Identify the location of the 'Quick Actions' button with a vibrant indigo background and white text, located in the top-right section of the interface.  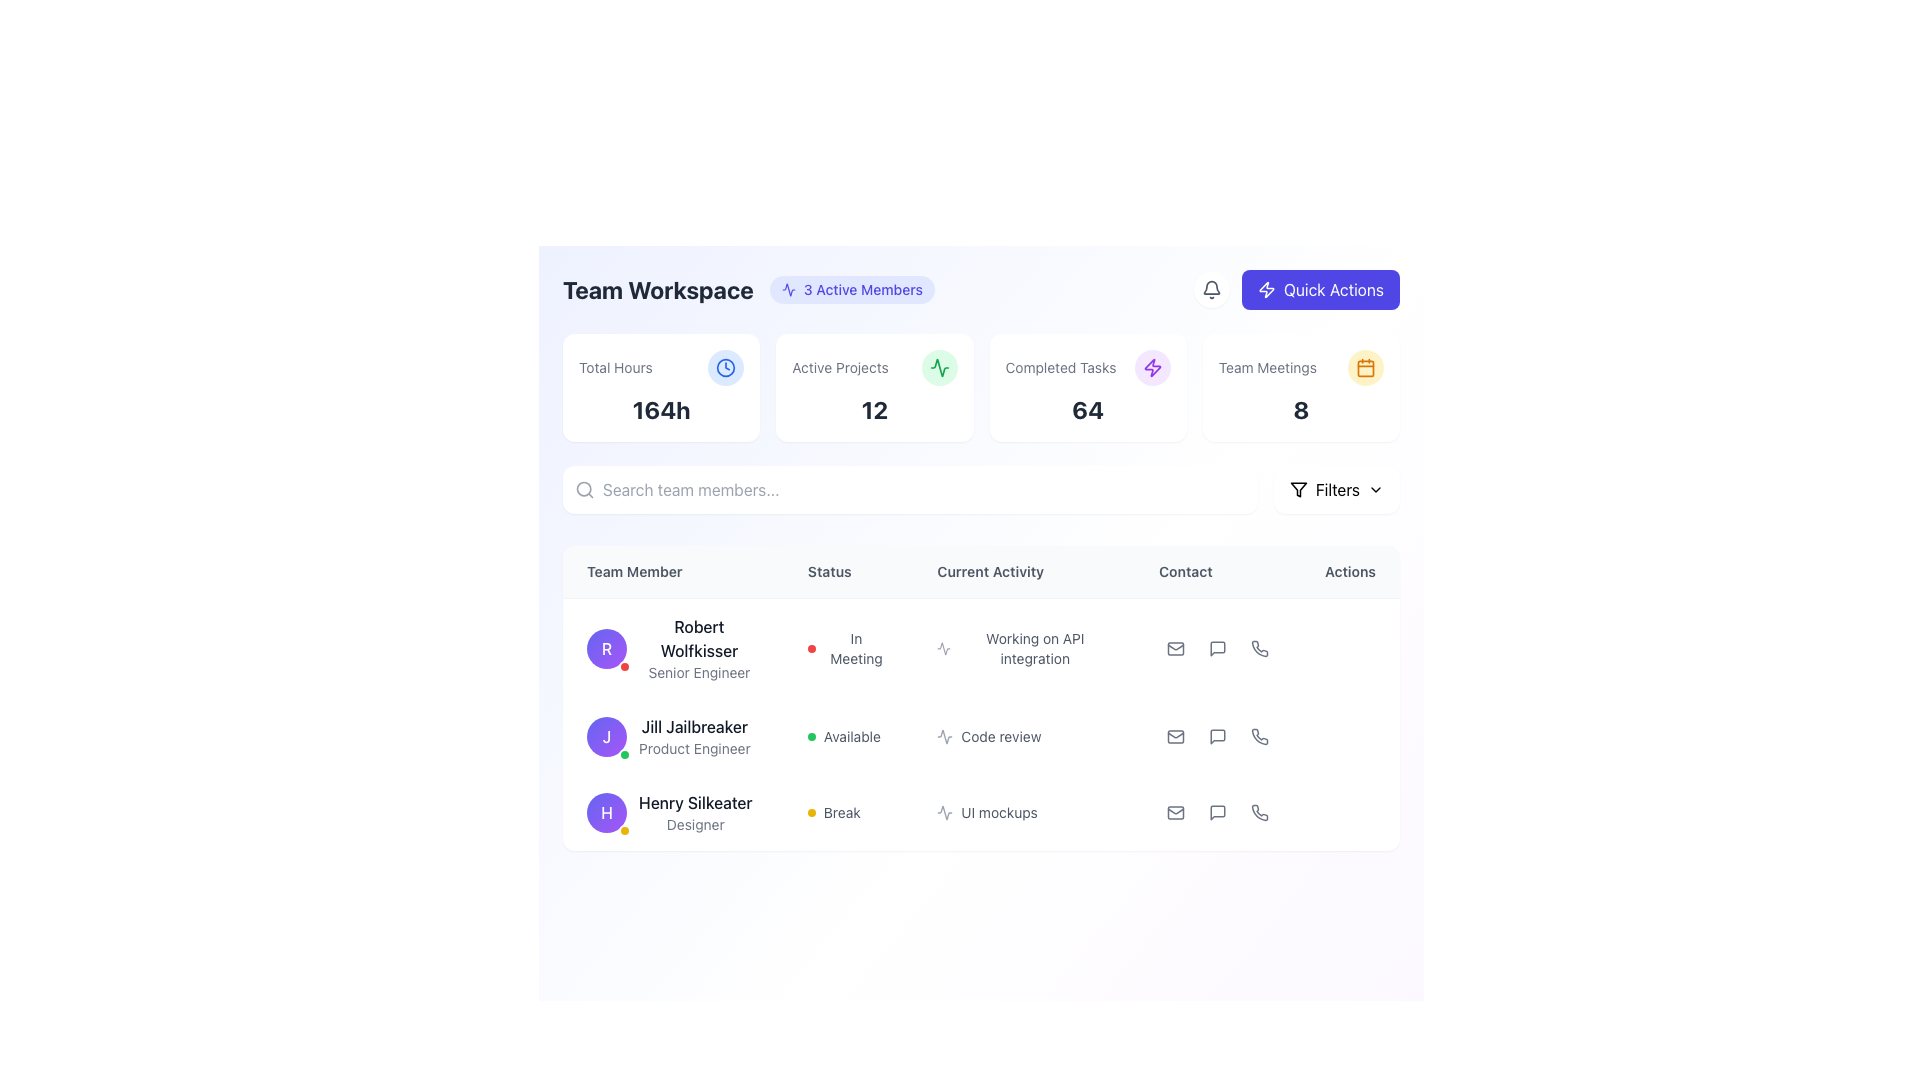
(1320, 289).